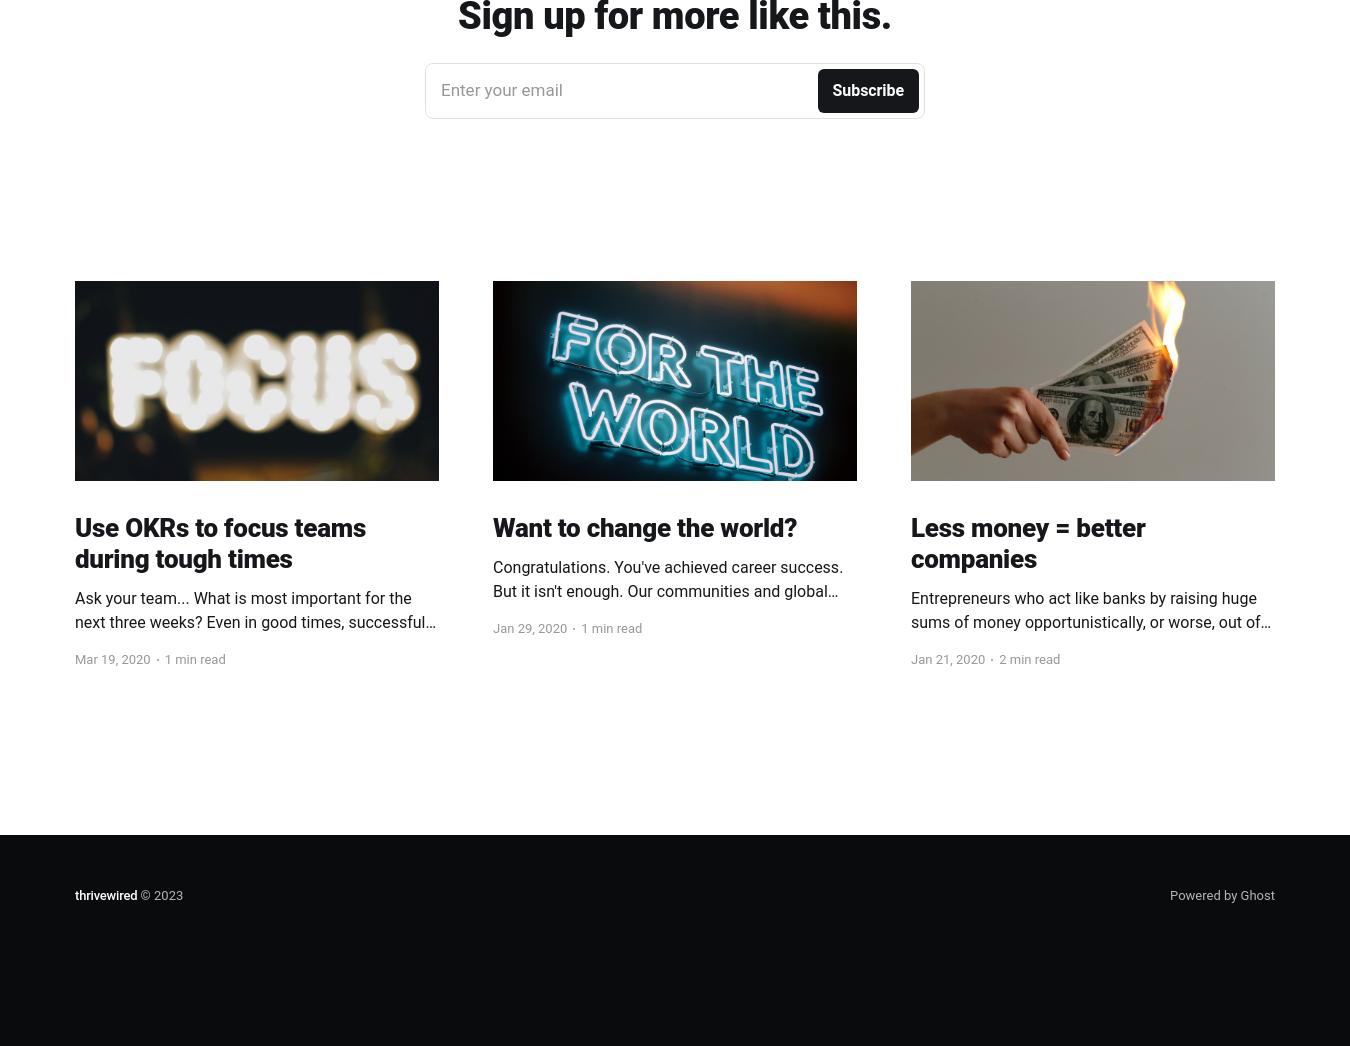  Describe the element at coordinates (1028, 541) in the screenshot. I see `'Less money = better companies'` at that location.